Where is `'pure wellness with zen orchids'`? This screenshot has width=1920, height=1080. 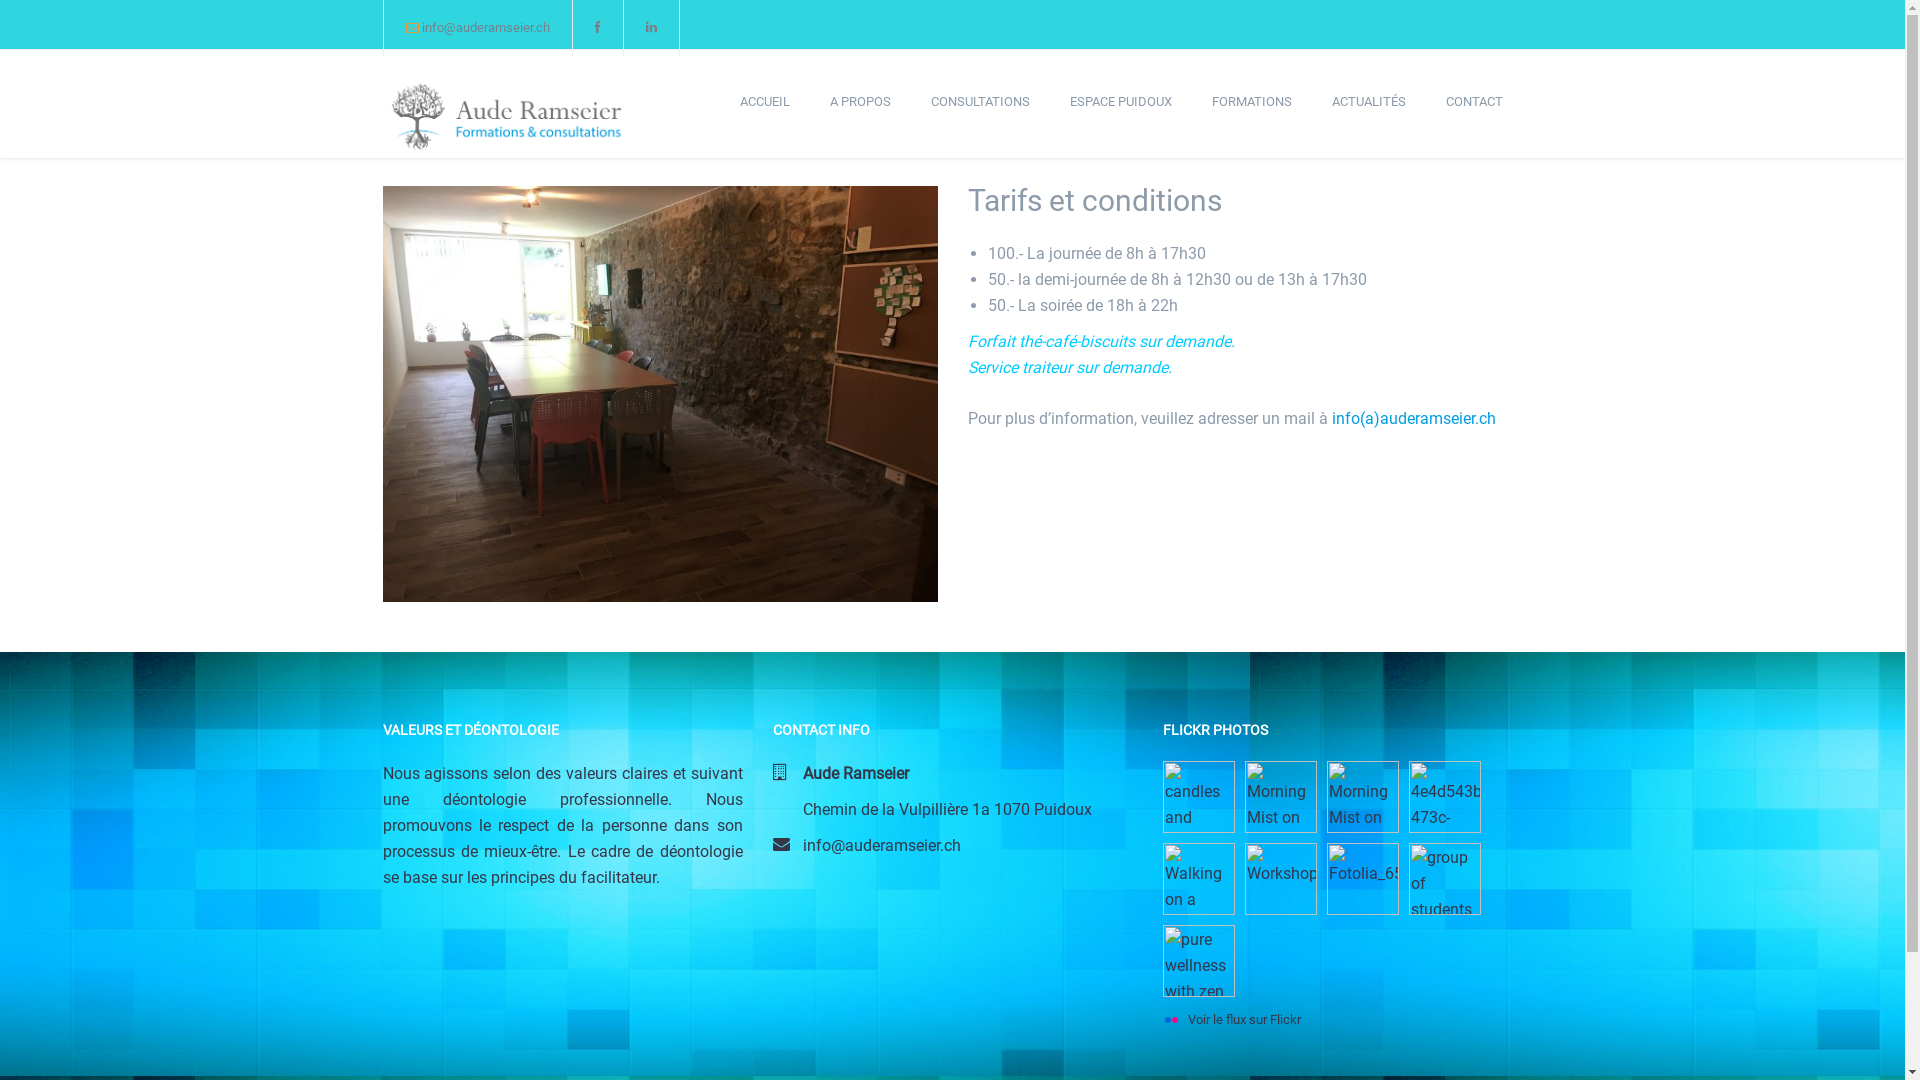
'pure wellness with zen orchids' is located at coordinates (1161, 959).